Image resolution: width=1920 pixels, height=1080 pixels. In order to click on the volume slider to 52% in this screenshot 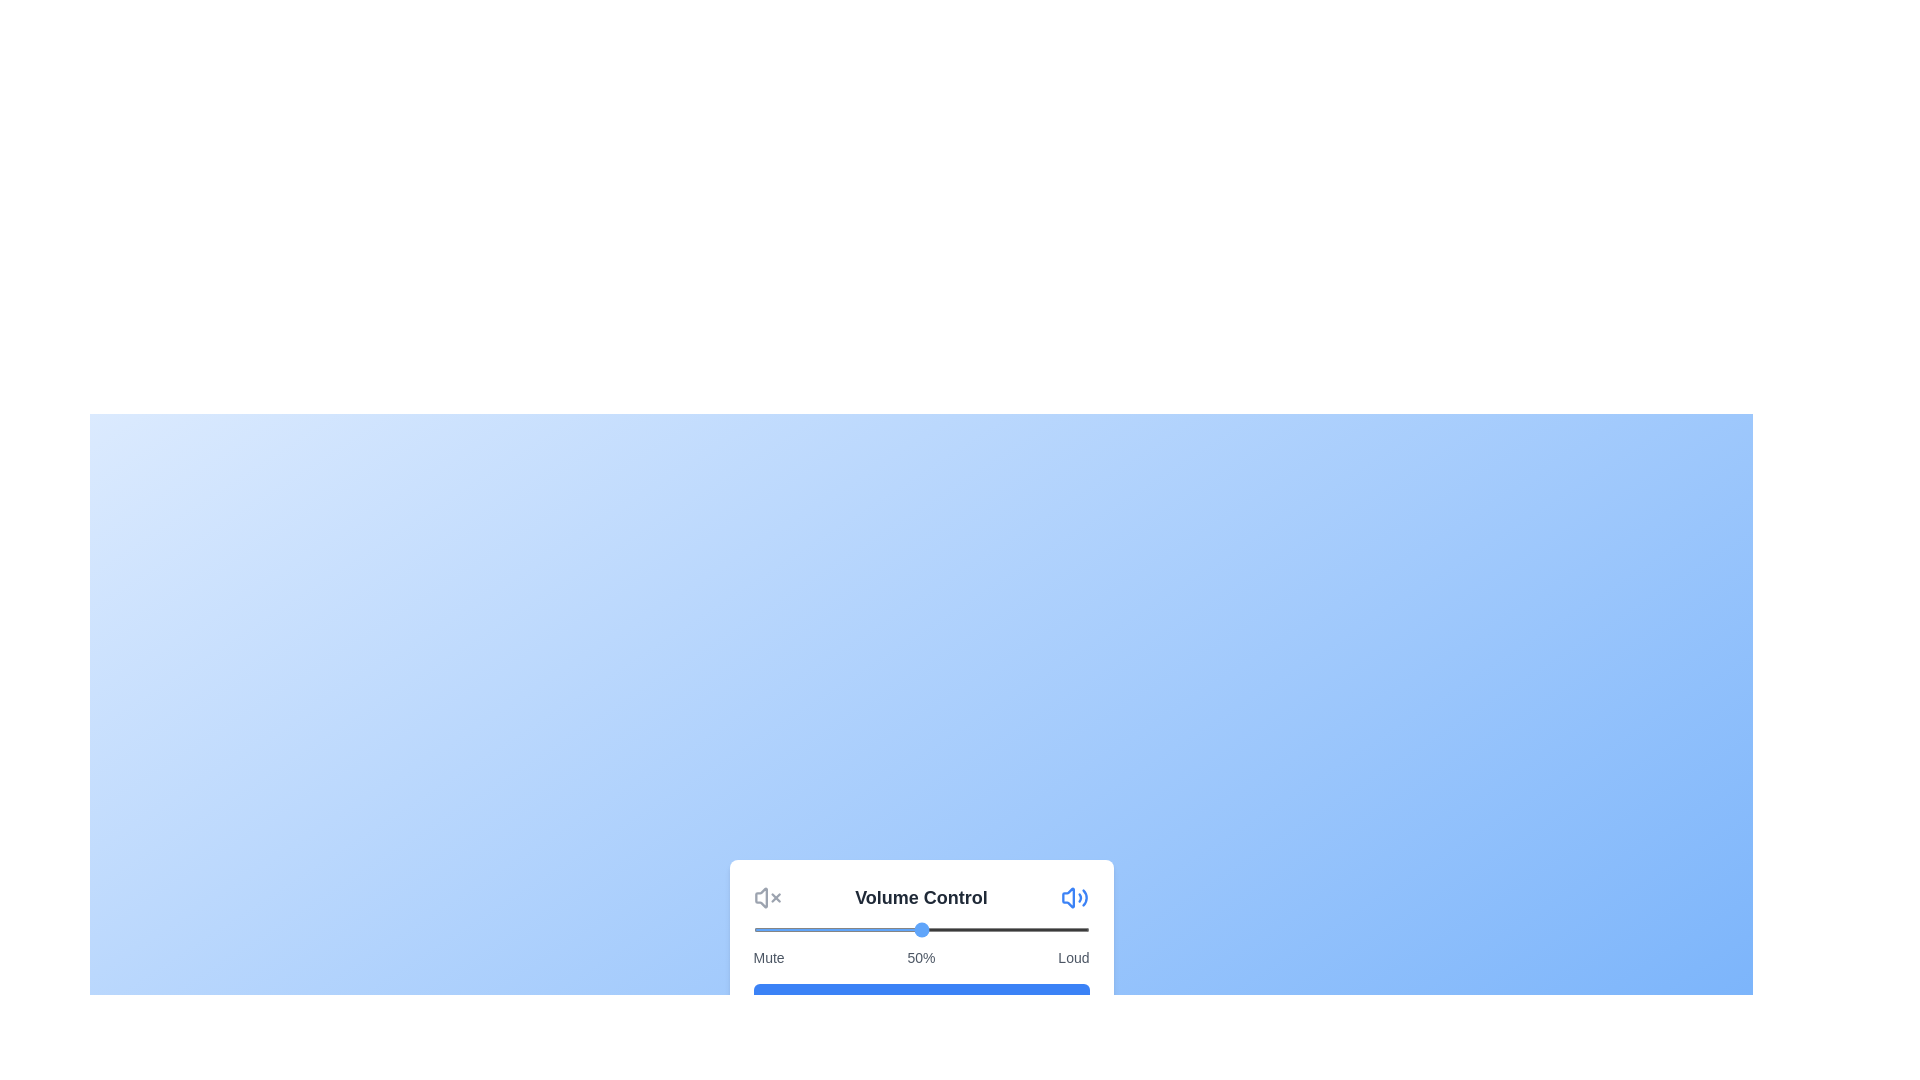, I will do `click(927, 929)`.